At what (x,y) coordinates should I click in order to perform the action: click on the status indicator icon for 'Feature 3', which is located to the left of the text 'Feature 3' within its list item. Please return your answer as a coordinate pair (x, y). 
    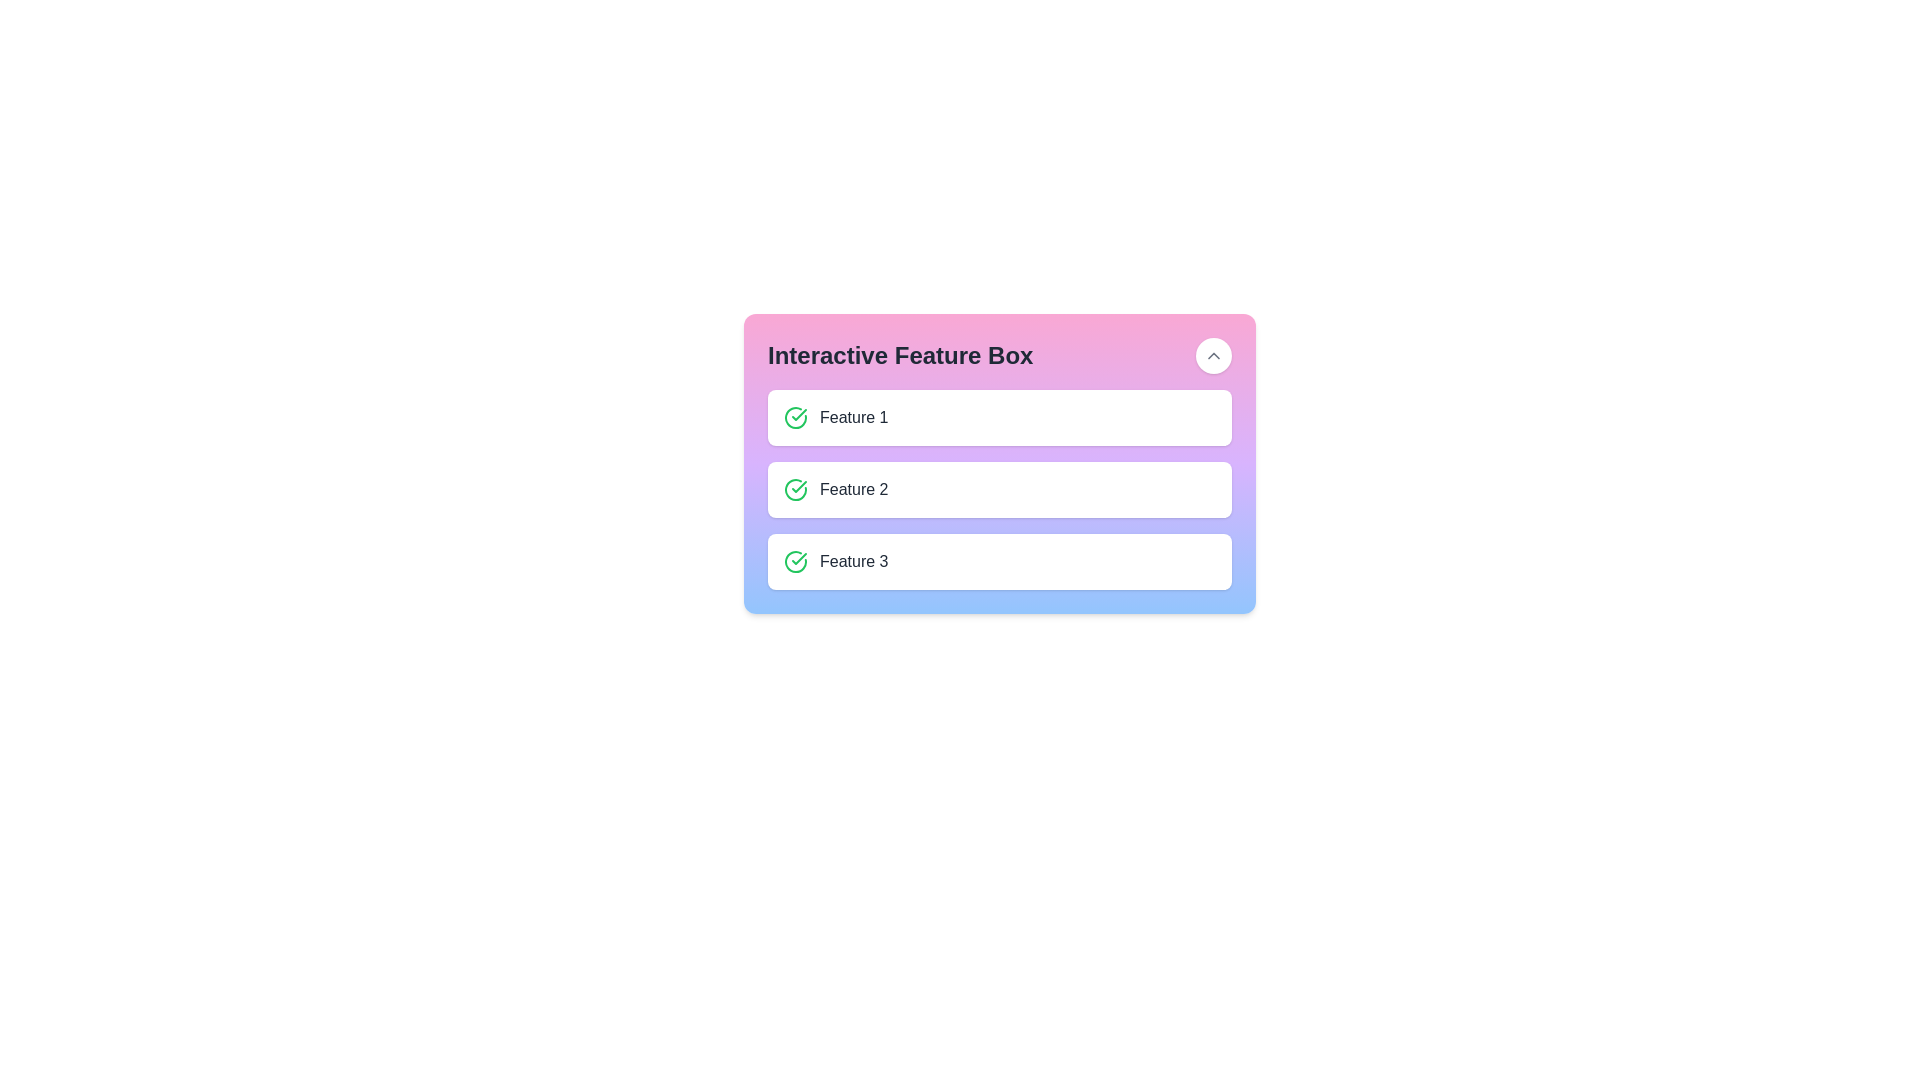
    Looking at the image, I should click on (795, 562).